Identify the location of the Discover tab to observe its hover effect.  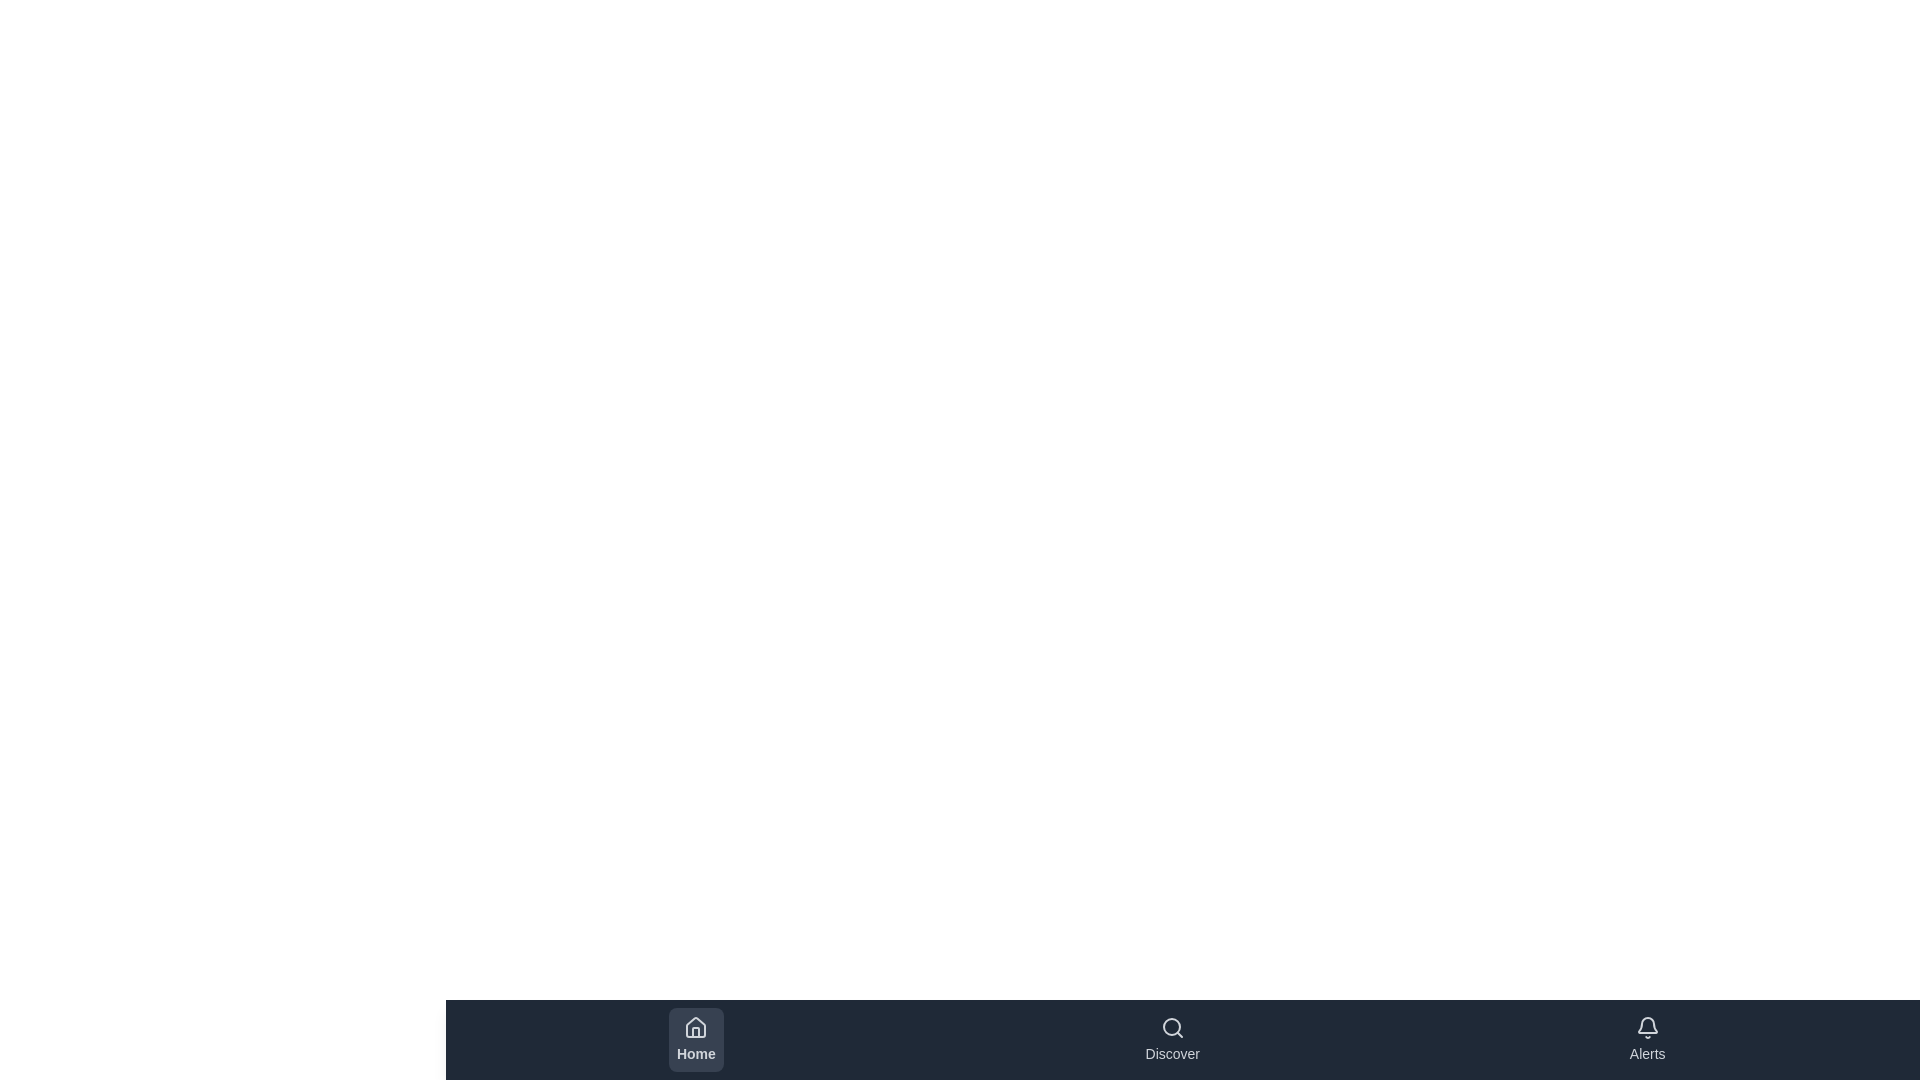
(1171, 1039).